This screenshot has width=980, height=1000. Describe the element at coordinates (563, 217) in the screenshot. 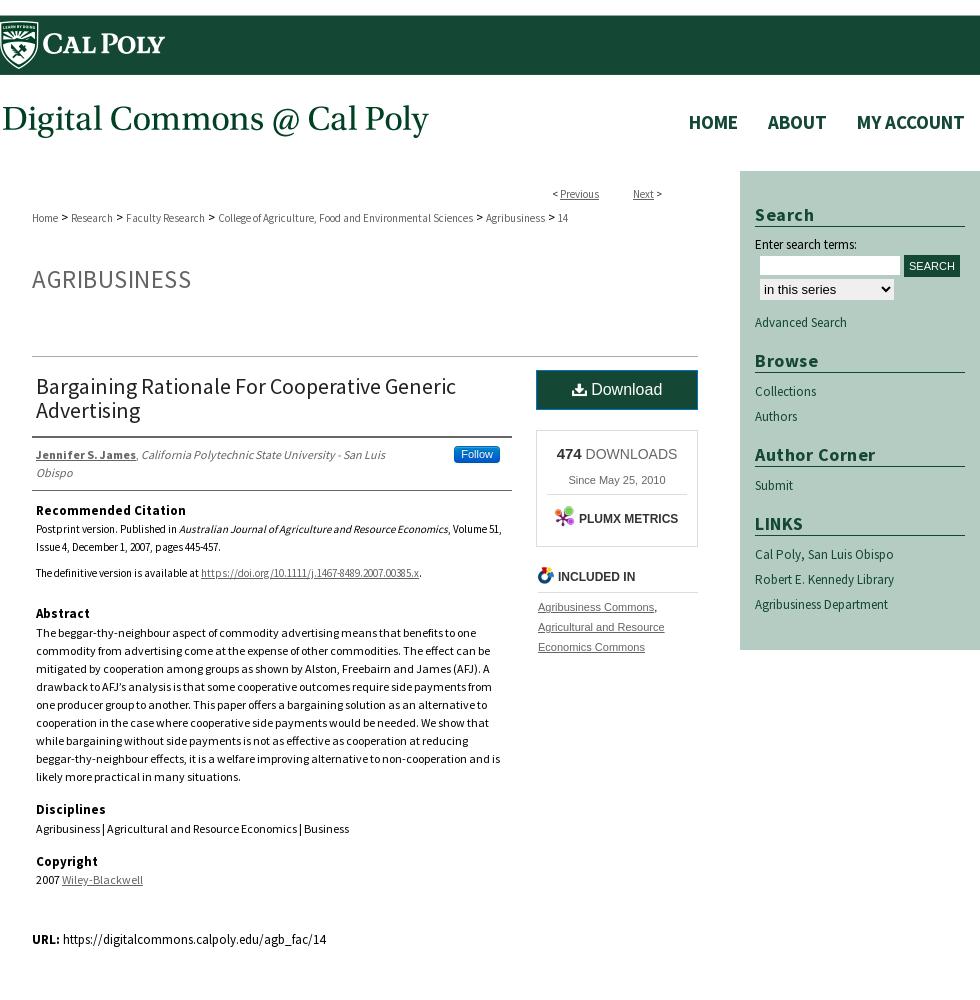

I see `'14'` at that location.